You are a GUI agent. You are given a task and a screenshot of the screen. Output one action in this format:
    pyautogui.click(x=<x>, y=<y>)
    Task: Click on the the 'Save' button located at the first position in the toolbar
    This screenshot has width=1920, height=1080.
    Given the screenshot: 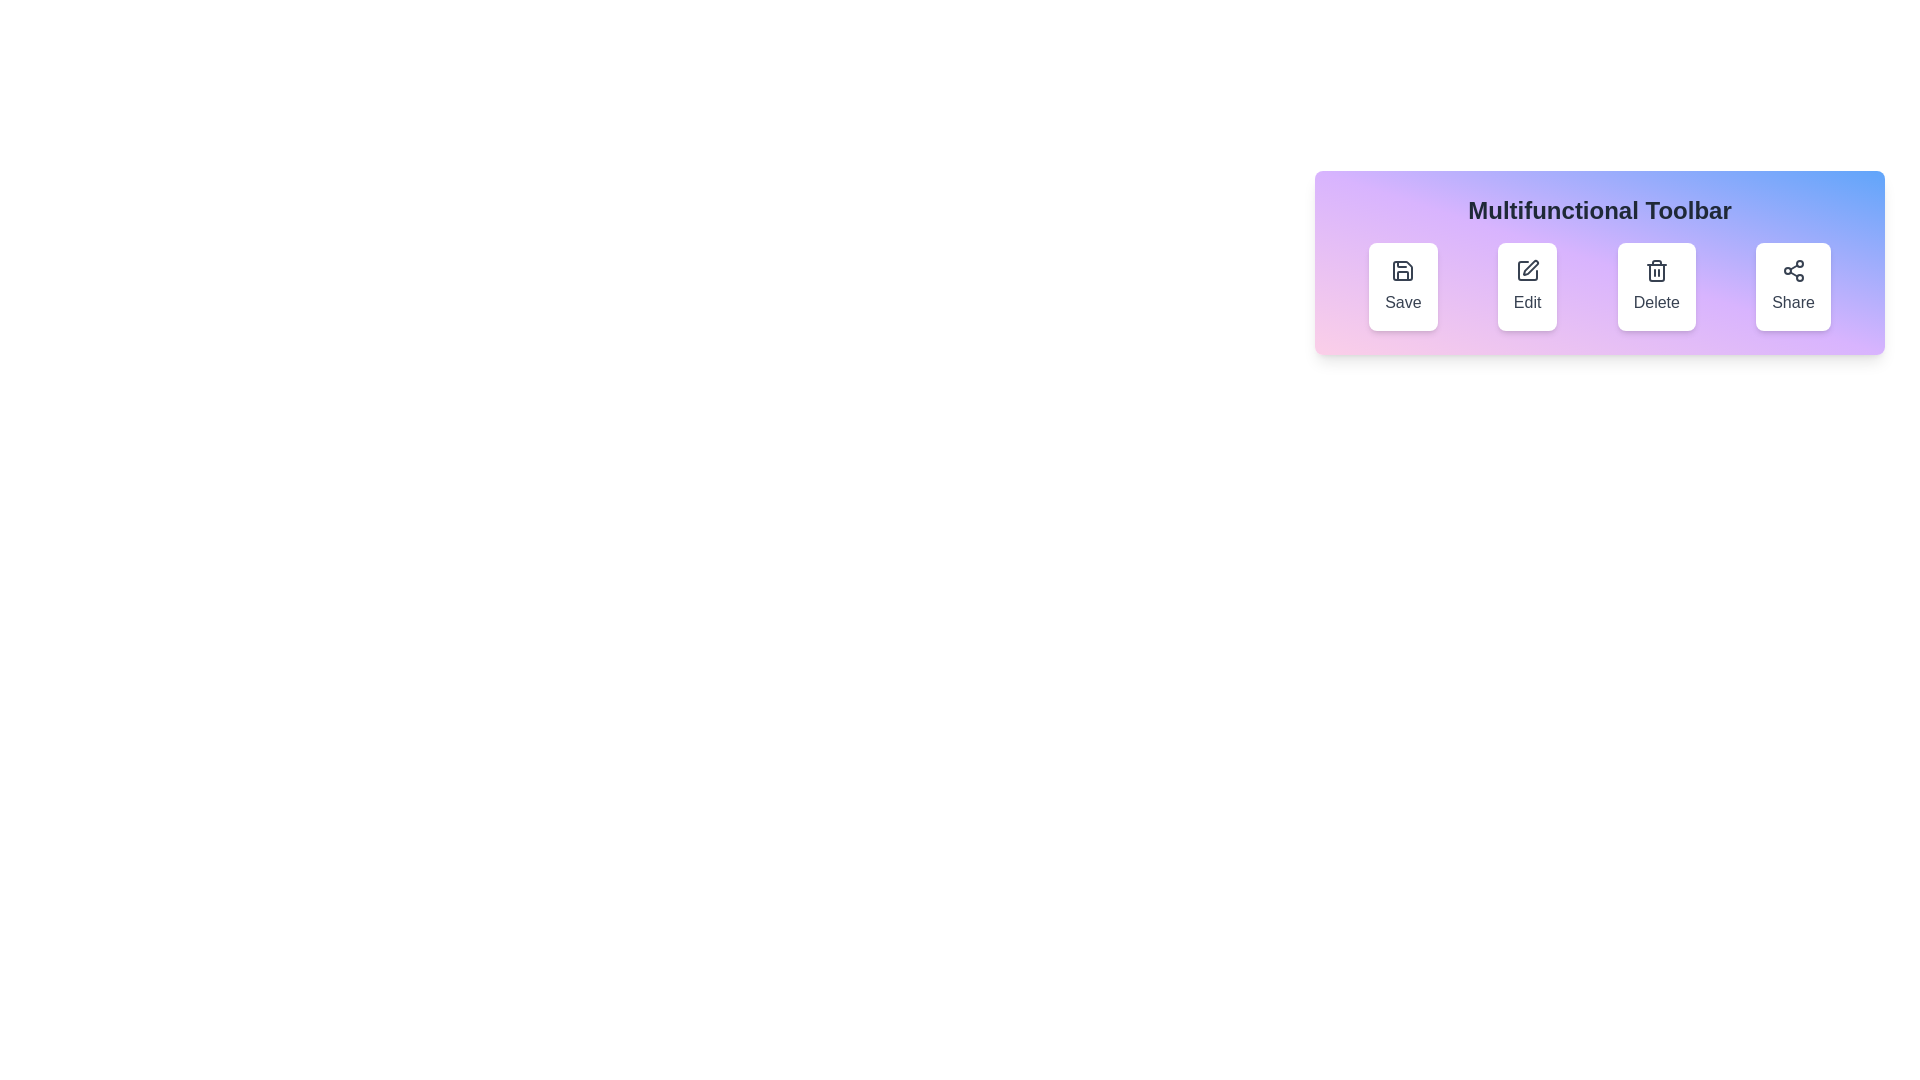 What is the action you would take?
    pyautogui.click(x=1402, y=286)
    